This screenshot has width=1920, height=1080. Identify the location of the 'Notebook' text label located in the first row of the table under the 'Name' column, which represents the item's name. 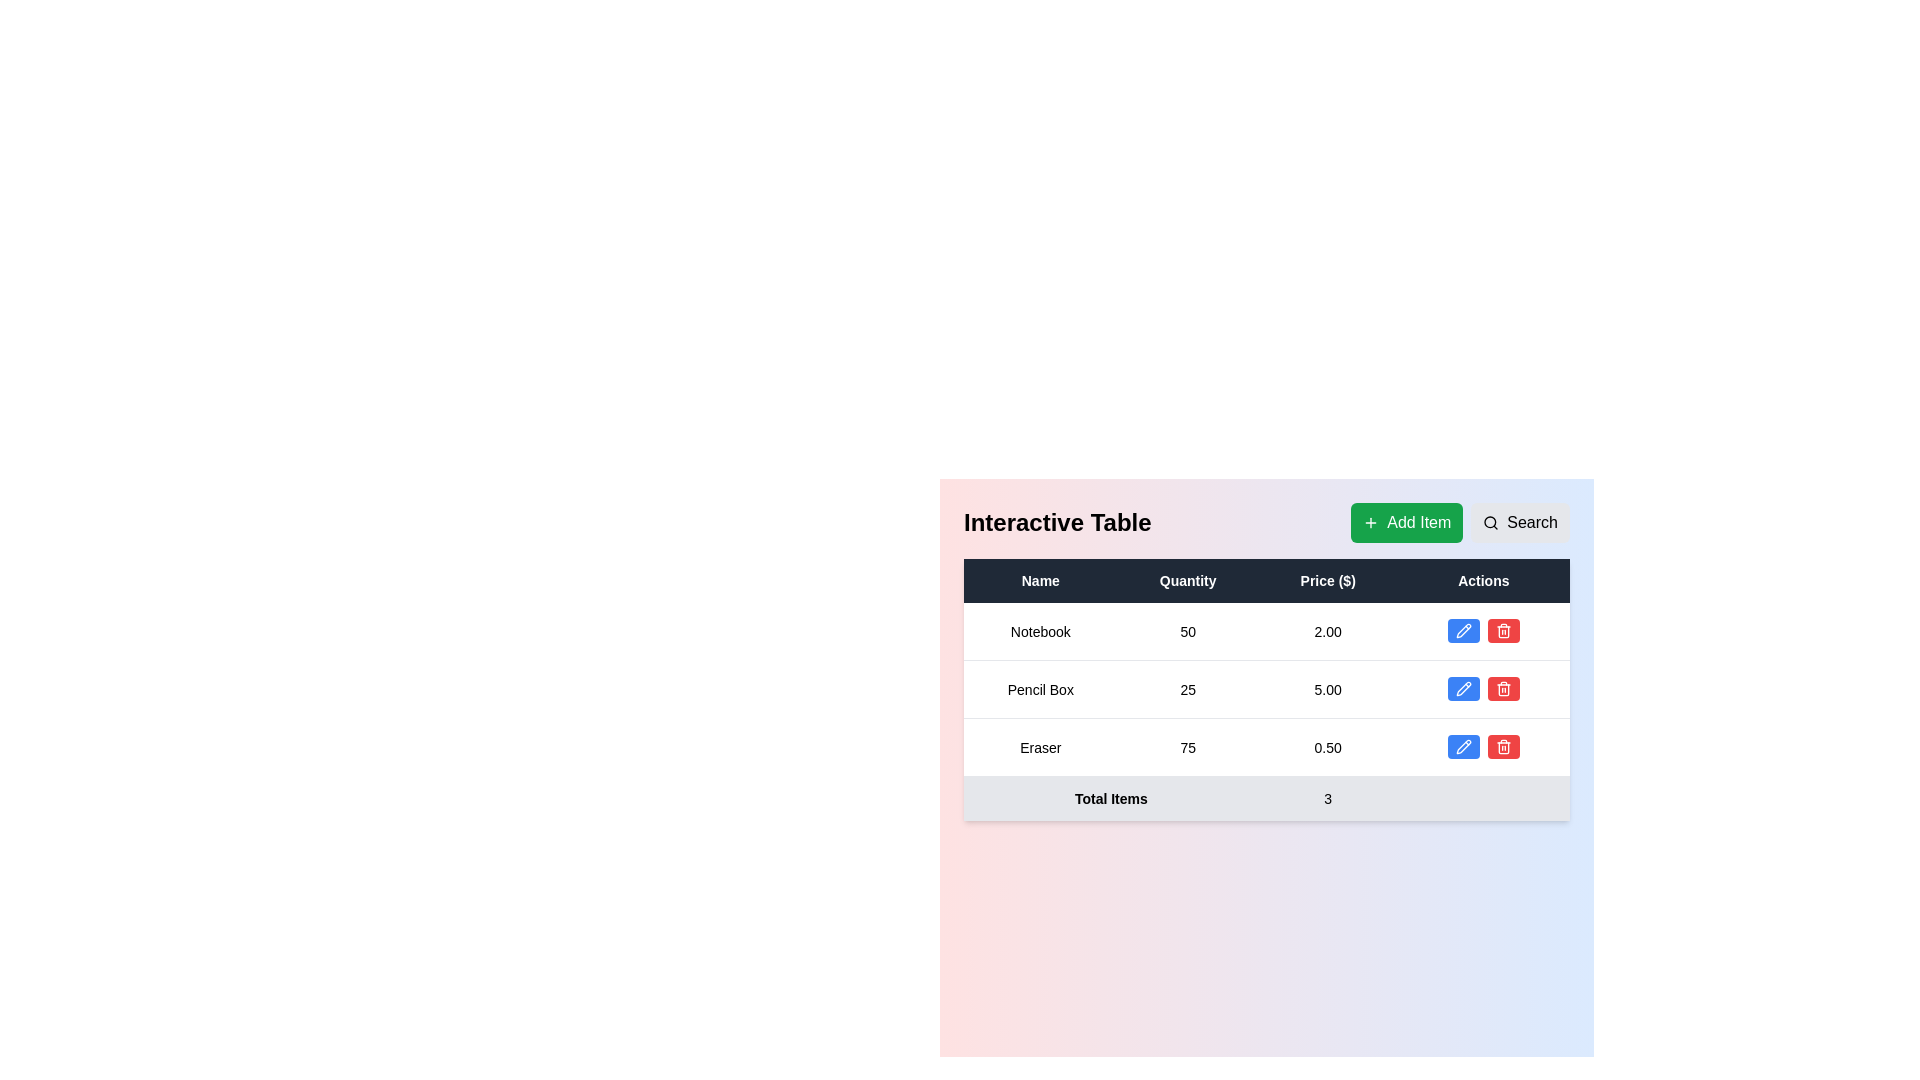
(1040, 631).